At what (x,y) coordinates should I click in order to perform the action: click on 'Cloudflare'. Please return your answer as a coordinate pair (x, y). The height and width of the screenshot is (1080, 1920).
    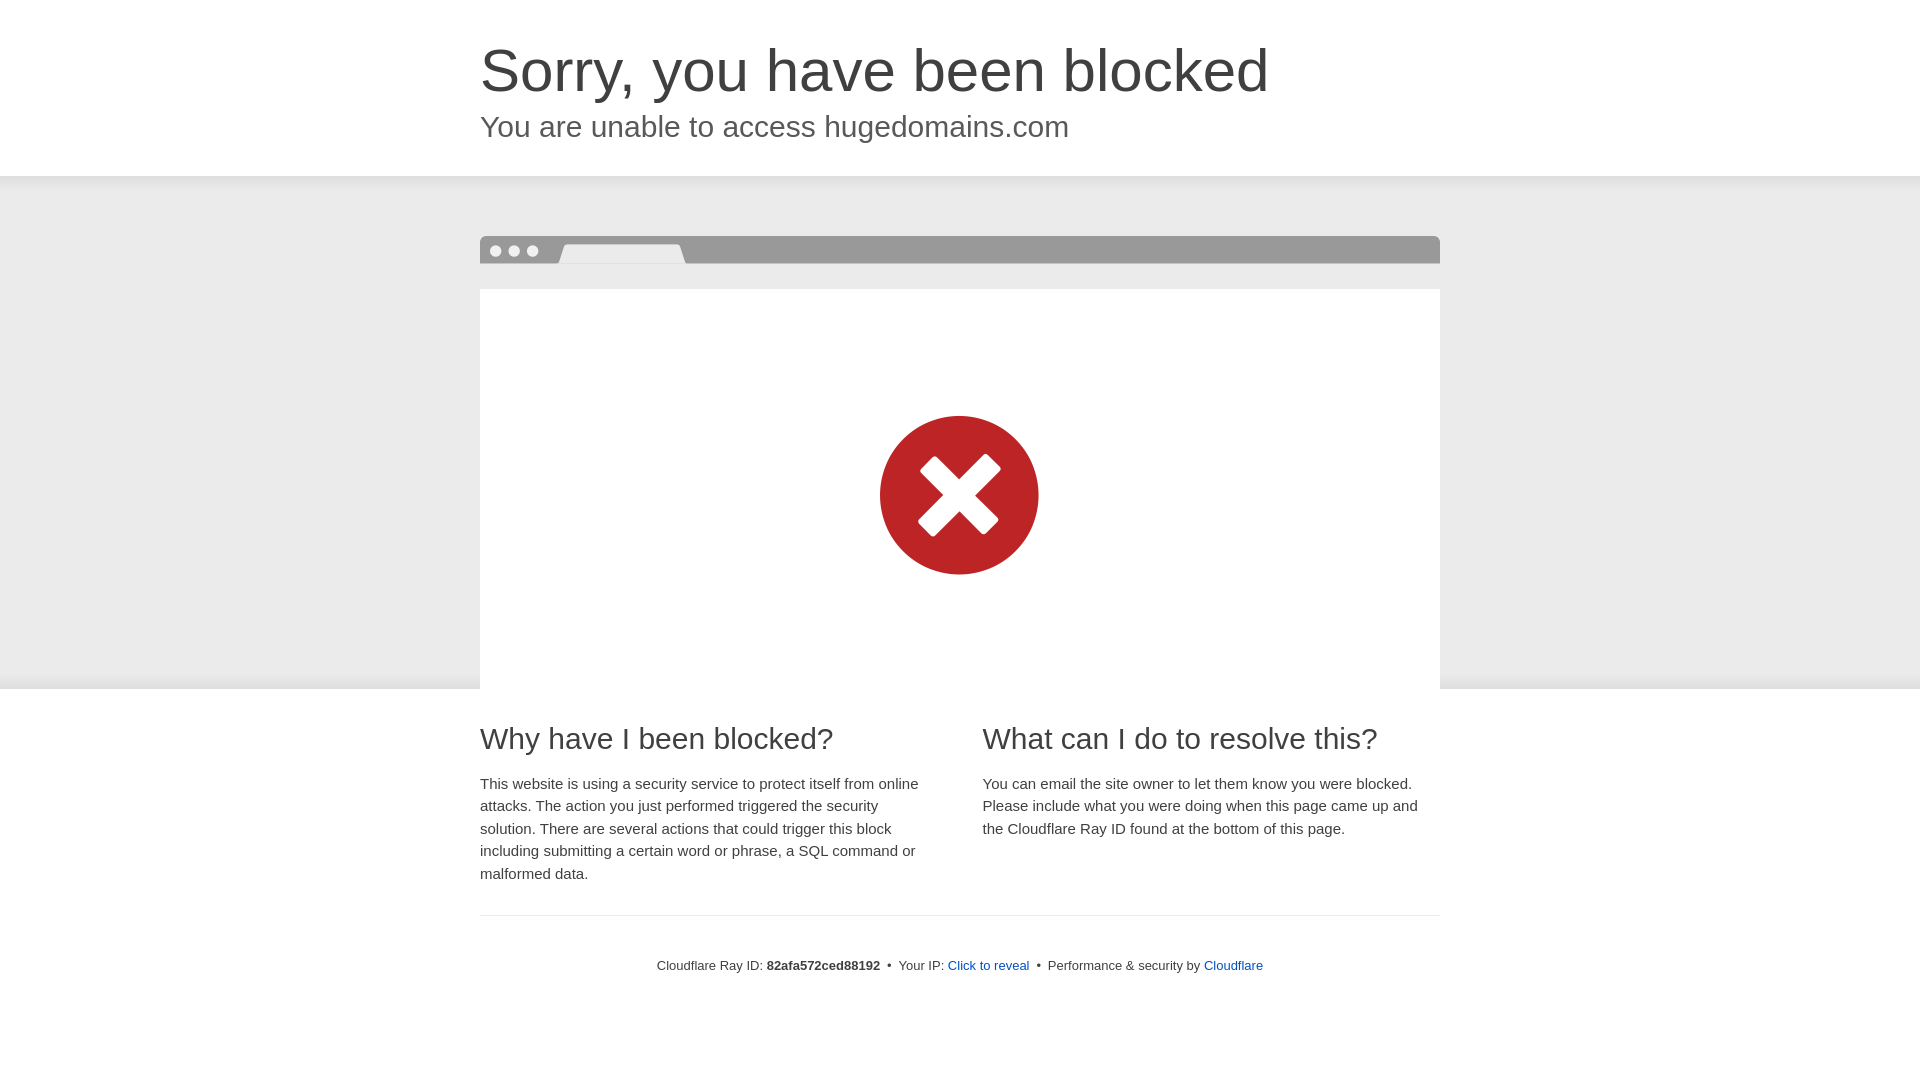
    Looking at the image, I should click on (1232, 964).